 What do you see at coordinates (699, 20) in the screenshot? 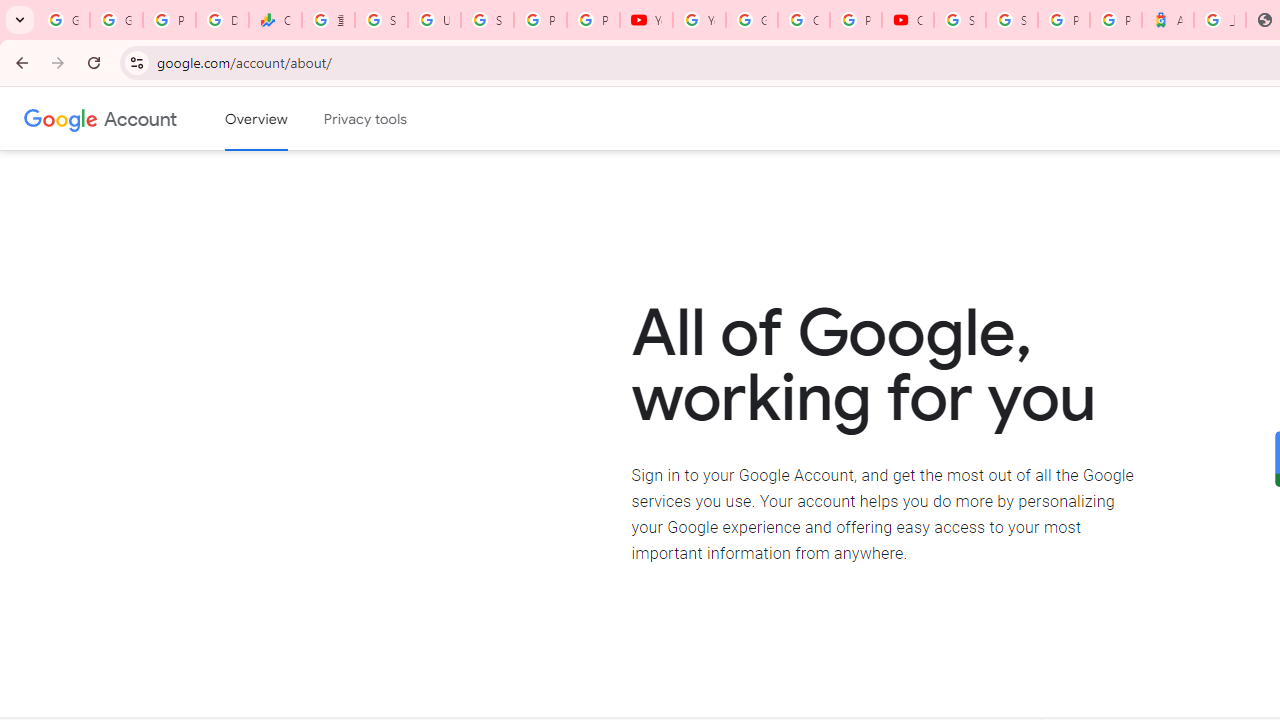
I see `'YouTube'` at bounding box center [699, 20].